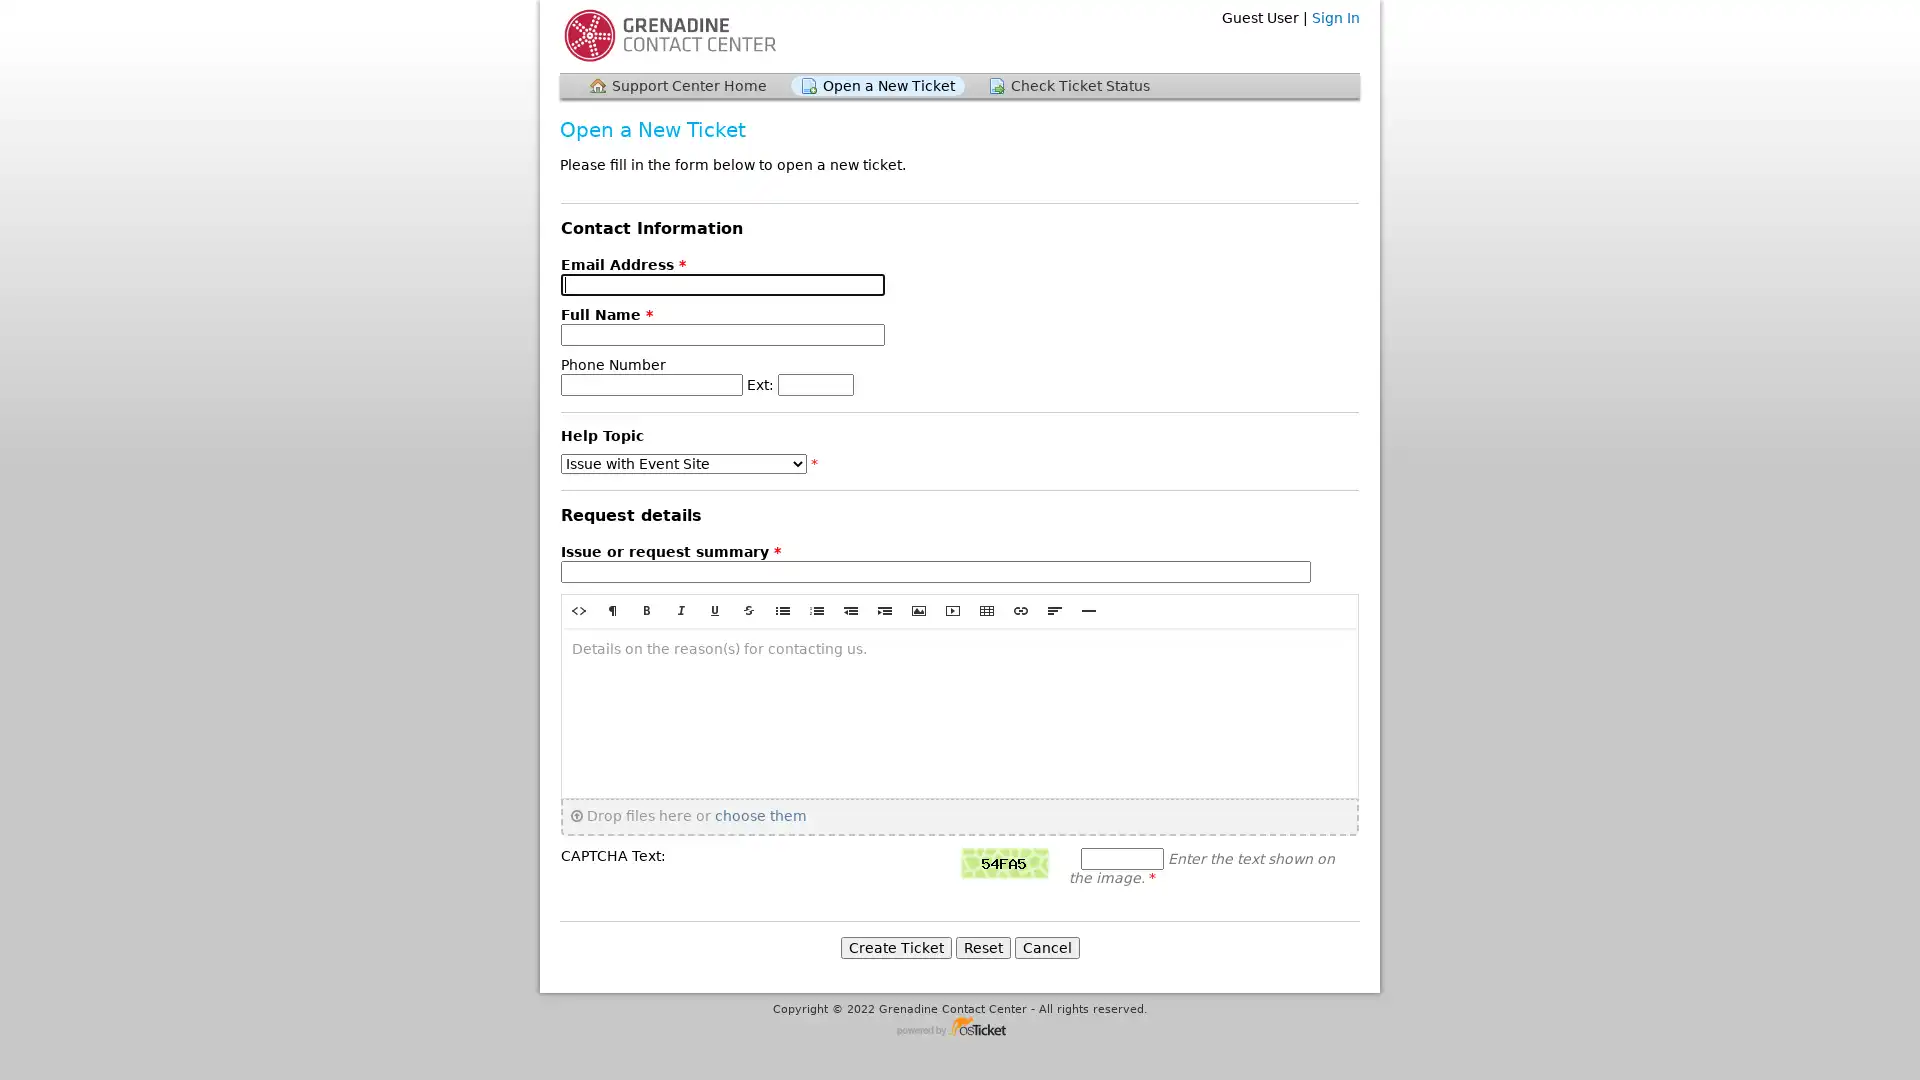  Describe the element at coordinates (578, 609) in the screenshot. I see `HTML` at that location.